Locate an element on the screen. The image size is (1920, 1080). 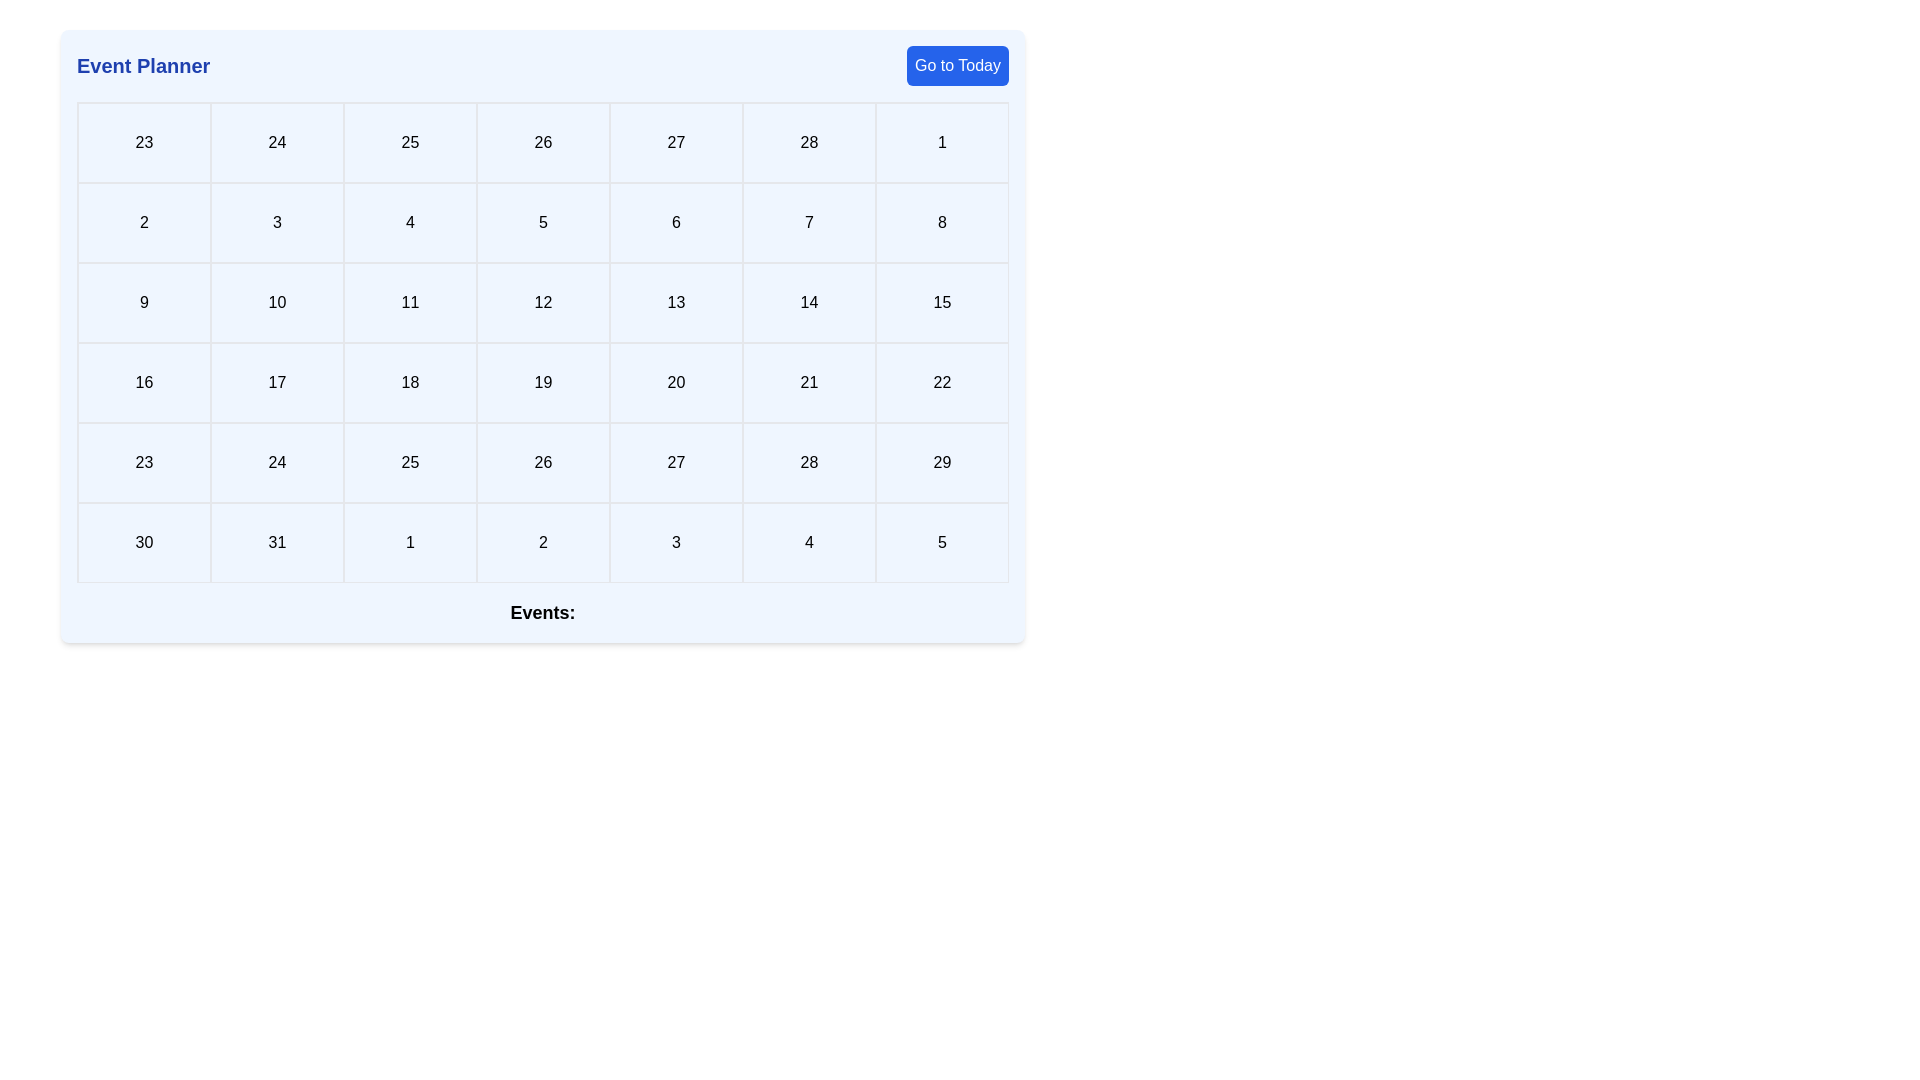
the Calendar day cell displaying the number '14' is located at coordinates (809, 303).